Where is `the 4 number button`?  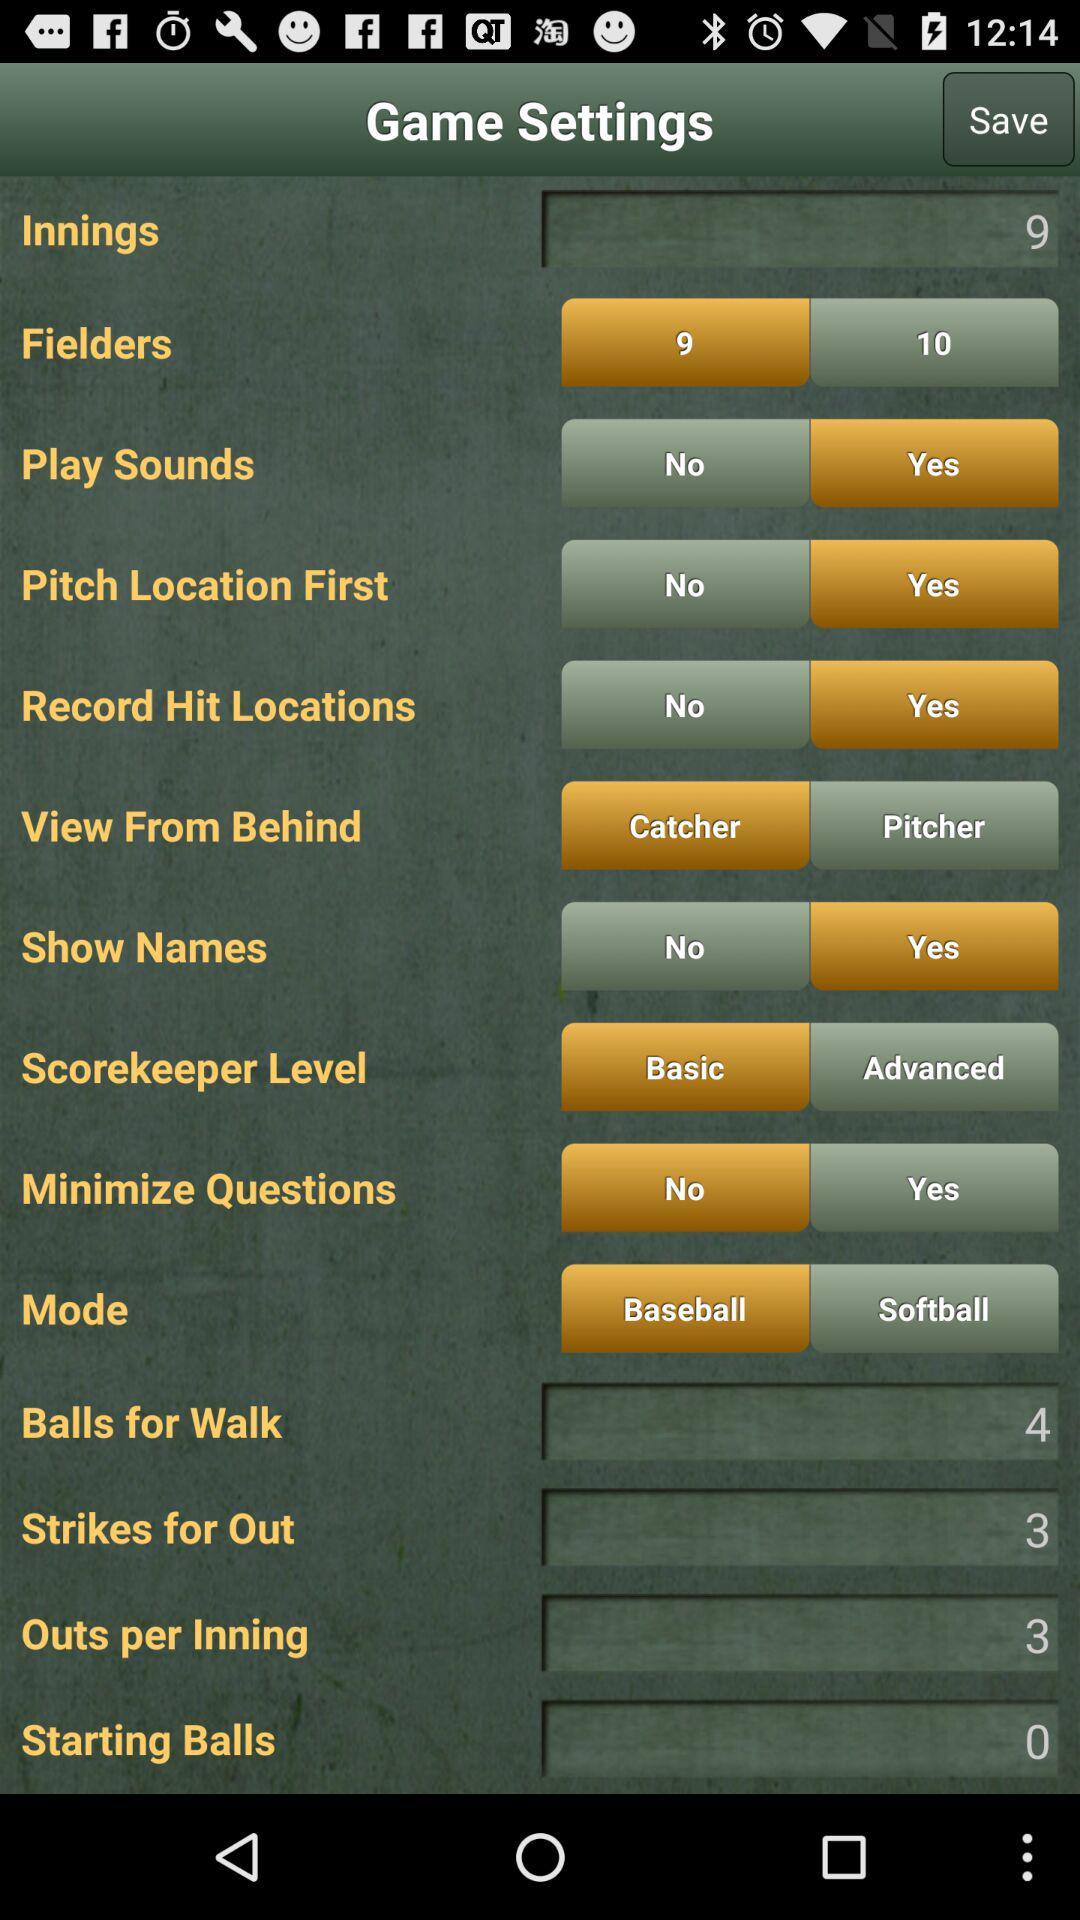 the 4 number button is located at coordinates (798, 1420).